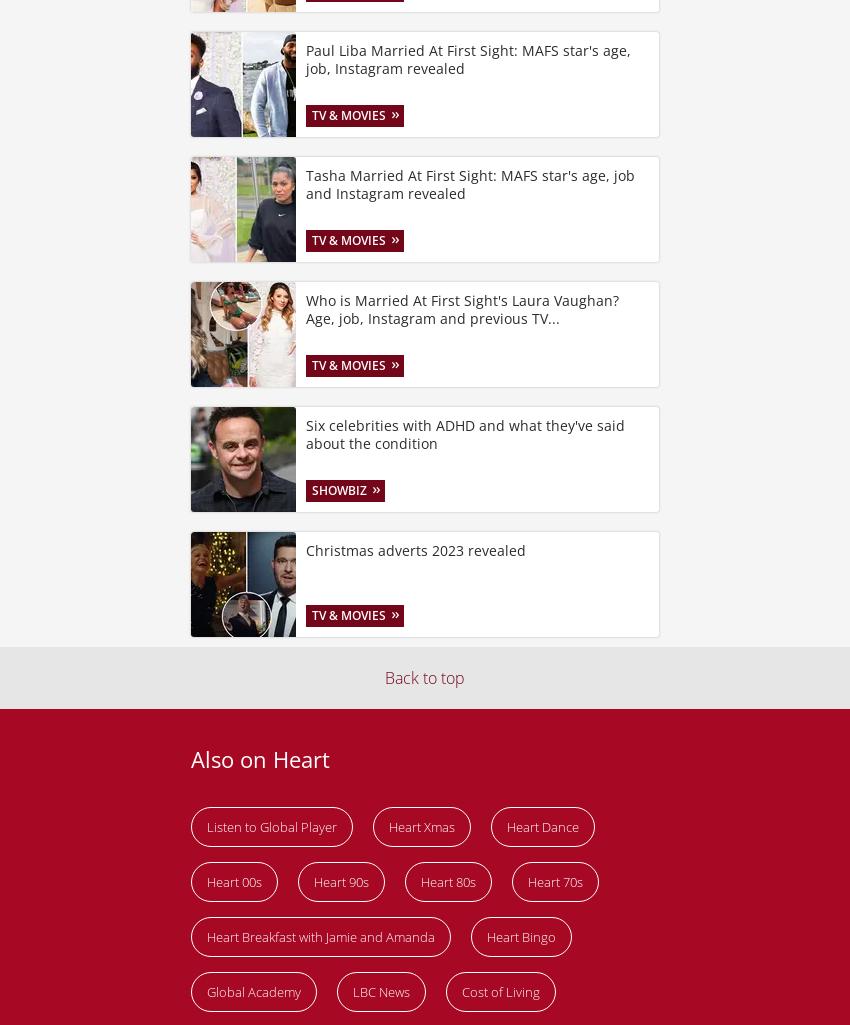 The width and height of the screenshot is (850, 1025). Describe the element at coordinates (541, 825) in the screenshot. I see `'Heart Dance'` at that location.